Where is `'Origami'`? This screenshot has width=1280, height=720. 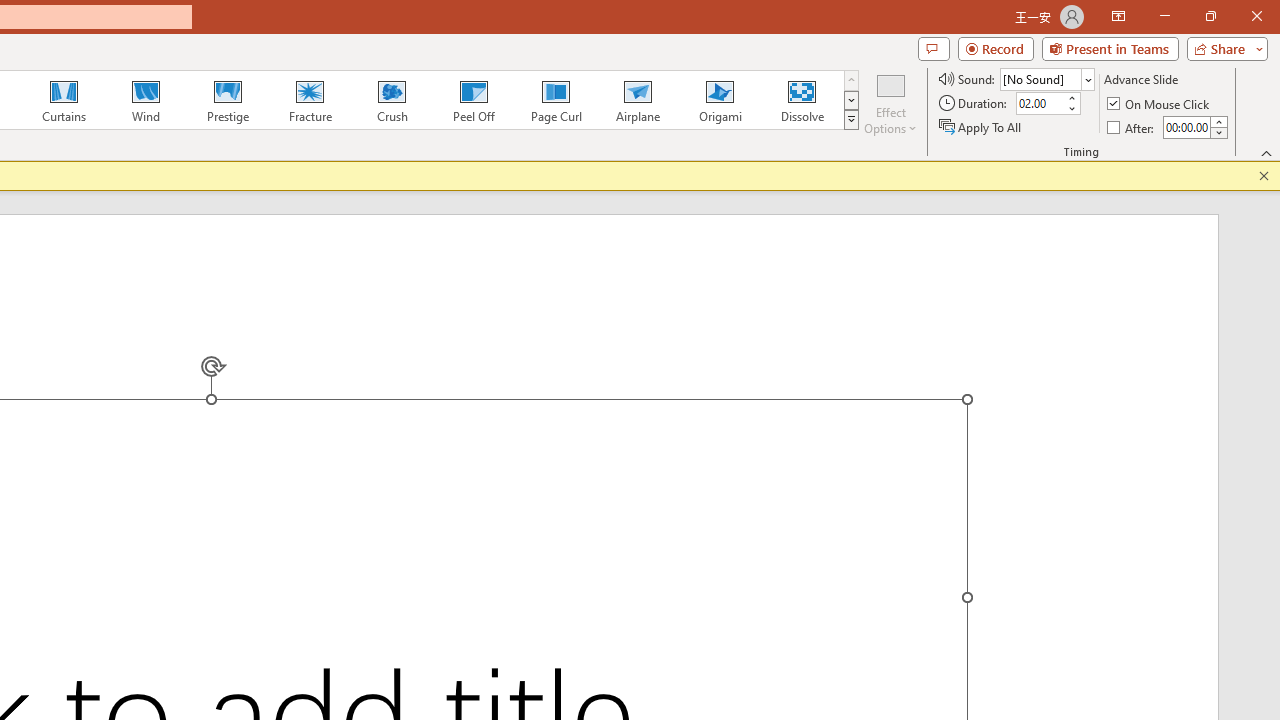
'Origami' is located at coordinates (720, 100).